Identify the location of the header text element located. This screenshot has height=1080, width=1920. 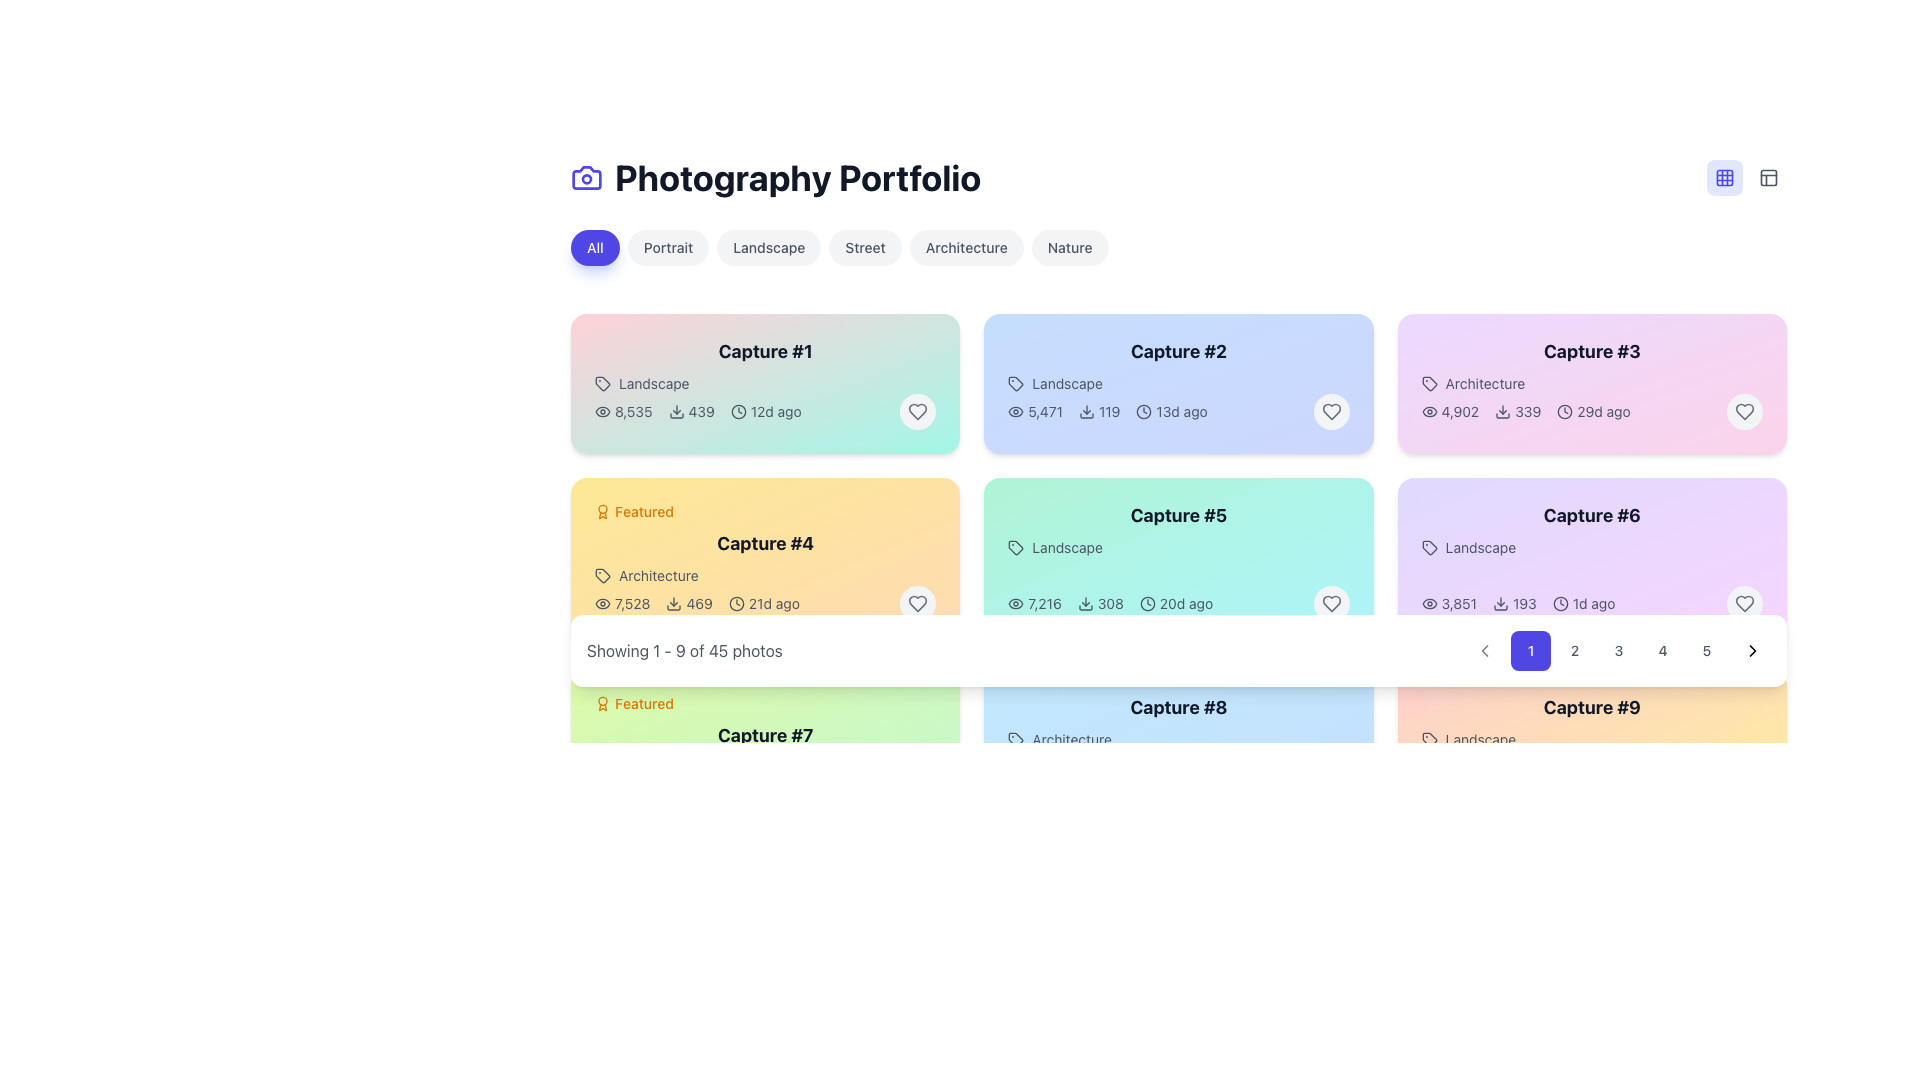
(1179, 515).